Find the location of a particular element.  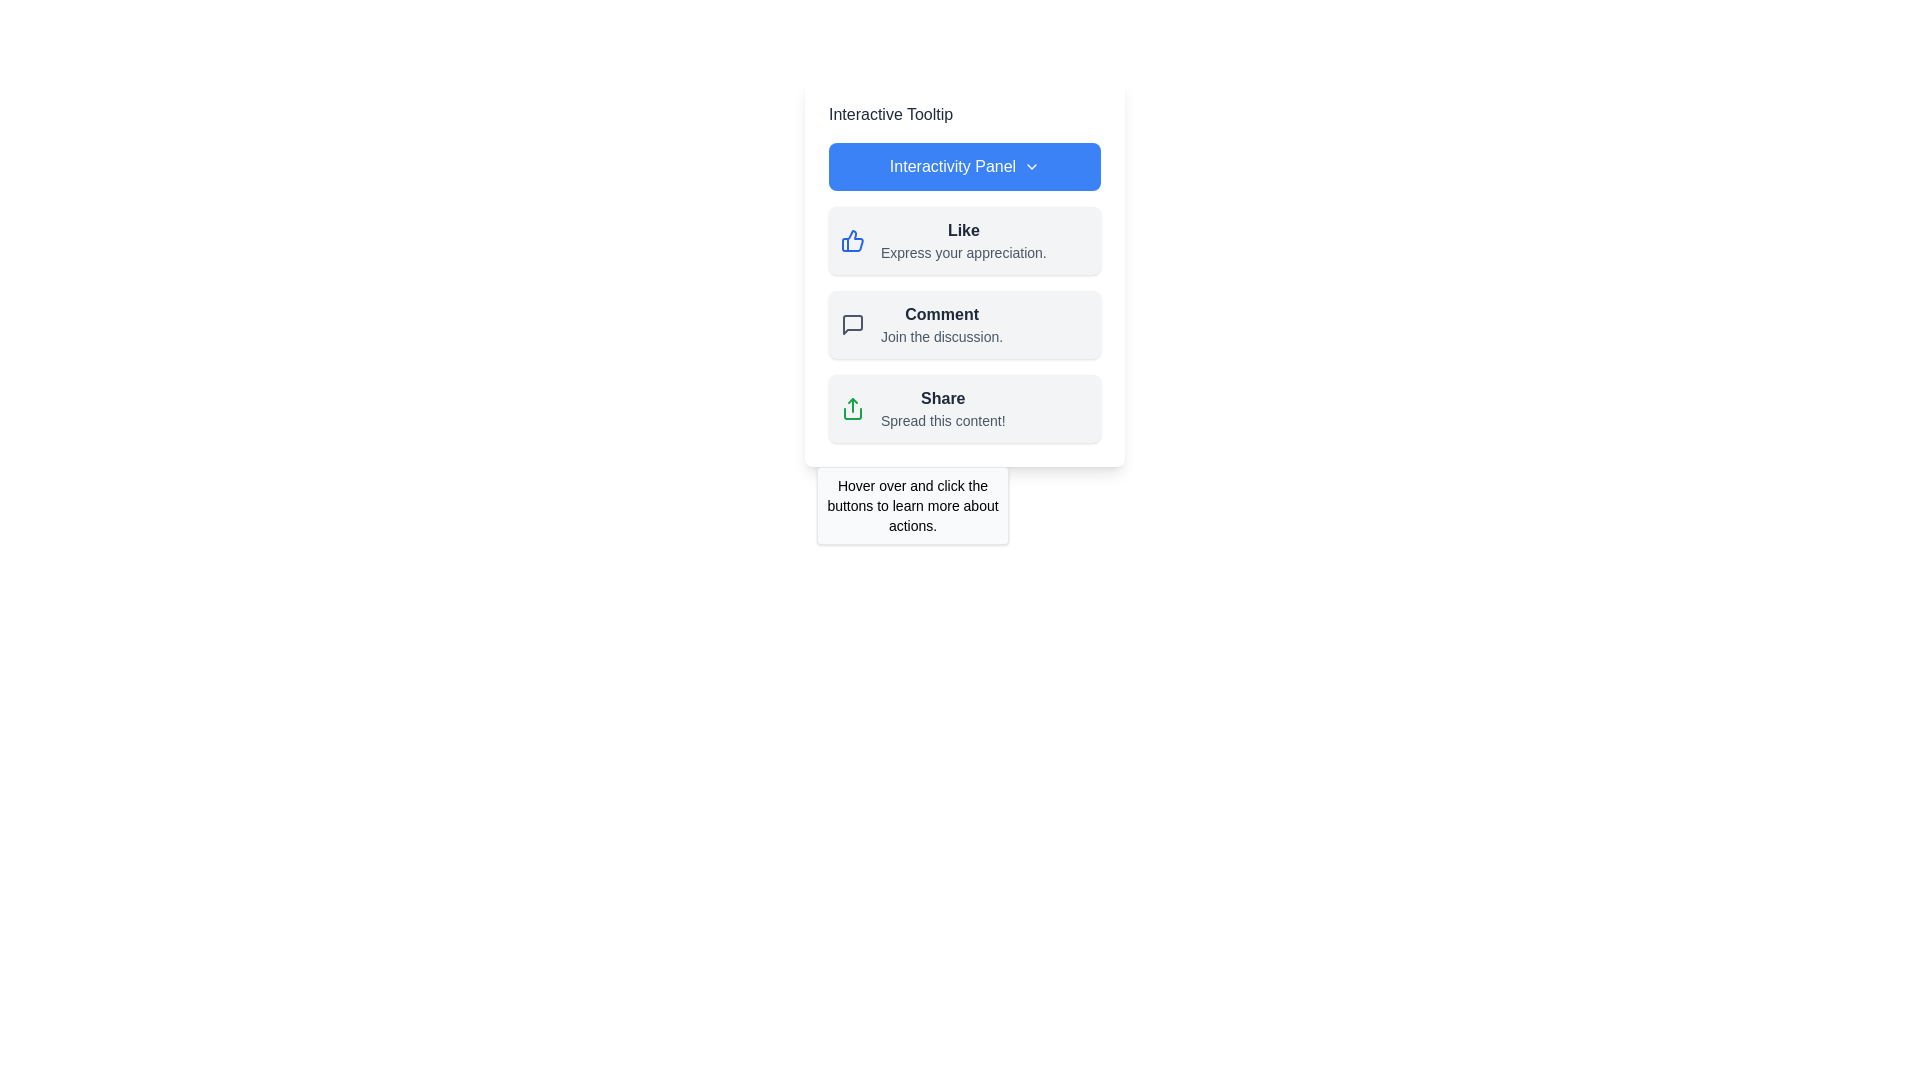

the topmost button in the 'Interactive Tooltip' group is located at coordinates (964, 165).